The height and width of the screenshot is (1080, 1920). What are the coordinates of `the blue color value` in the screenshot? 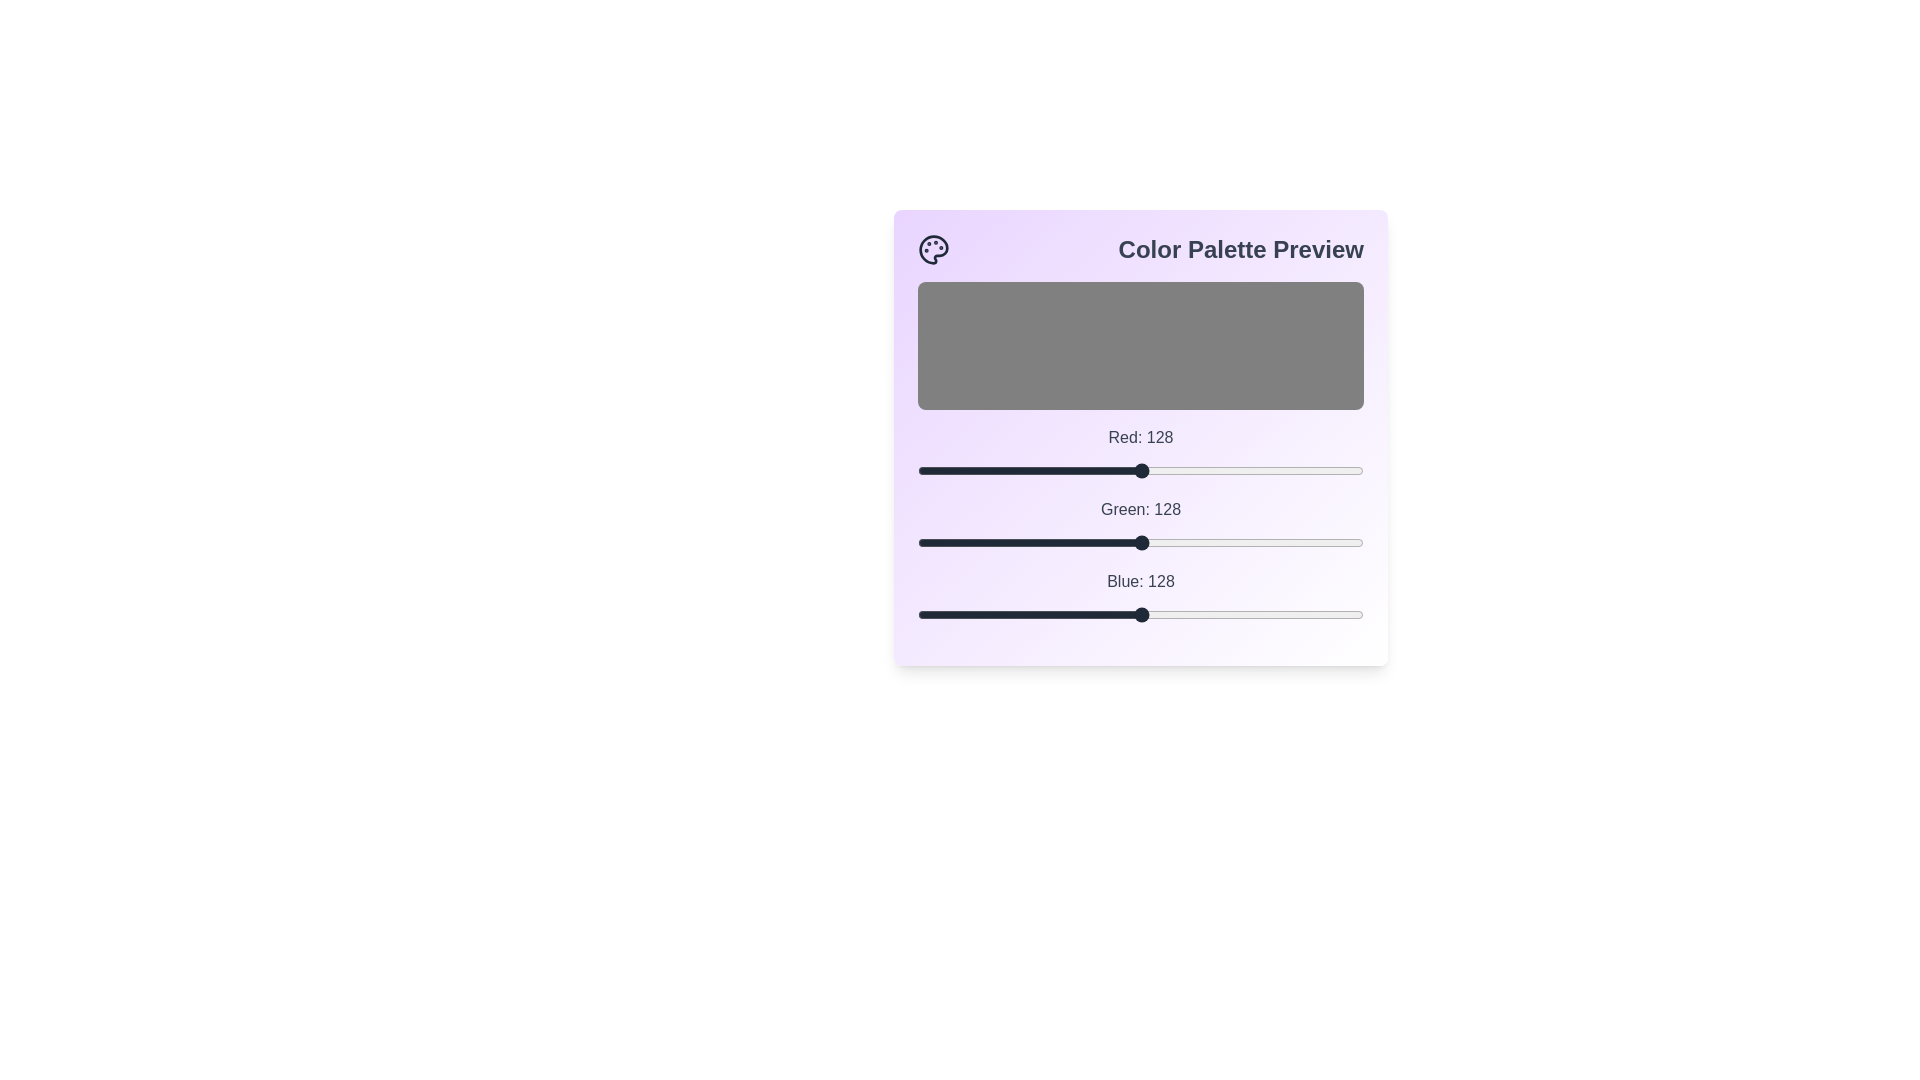 It's located at (922, 613).